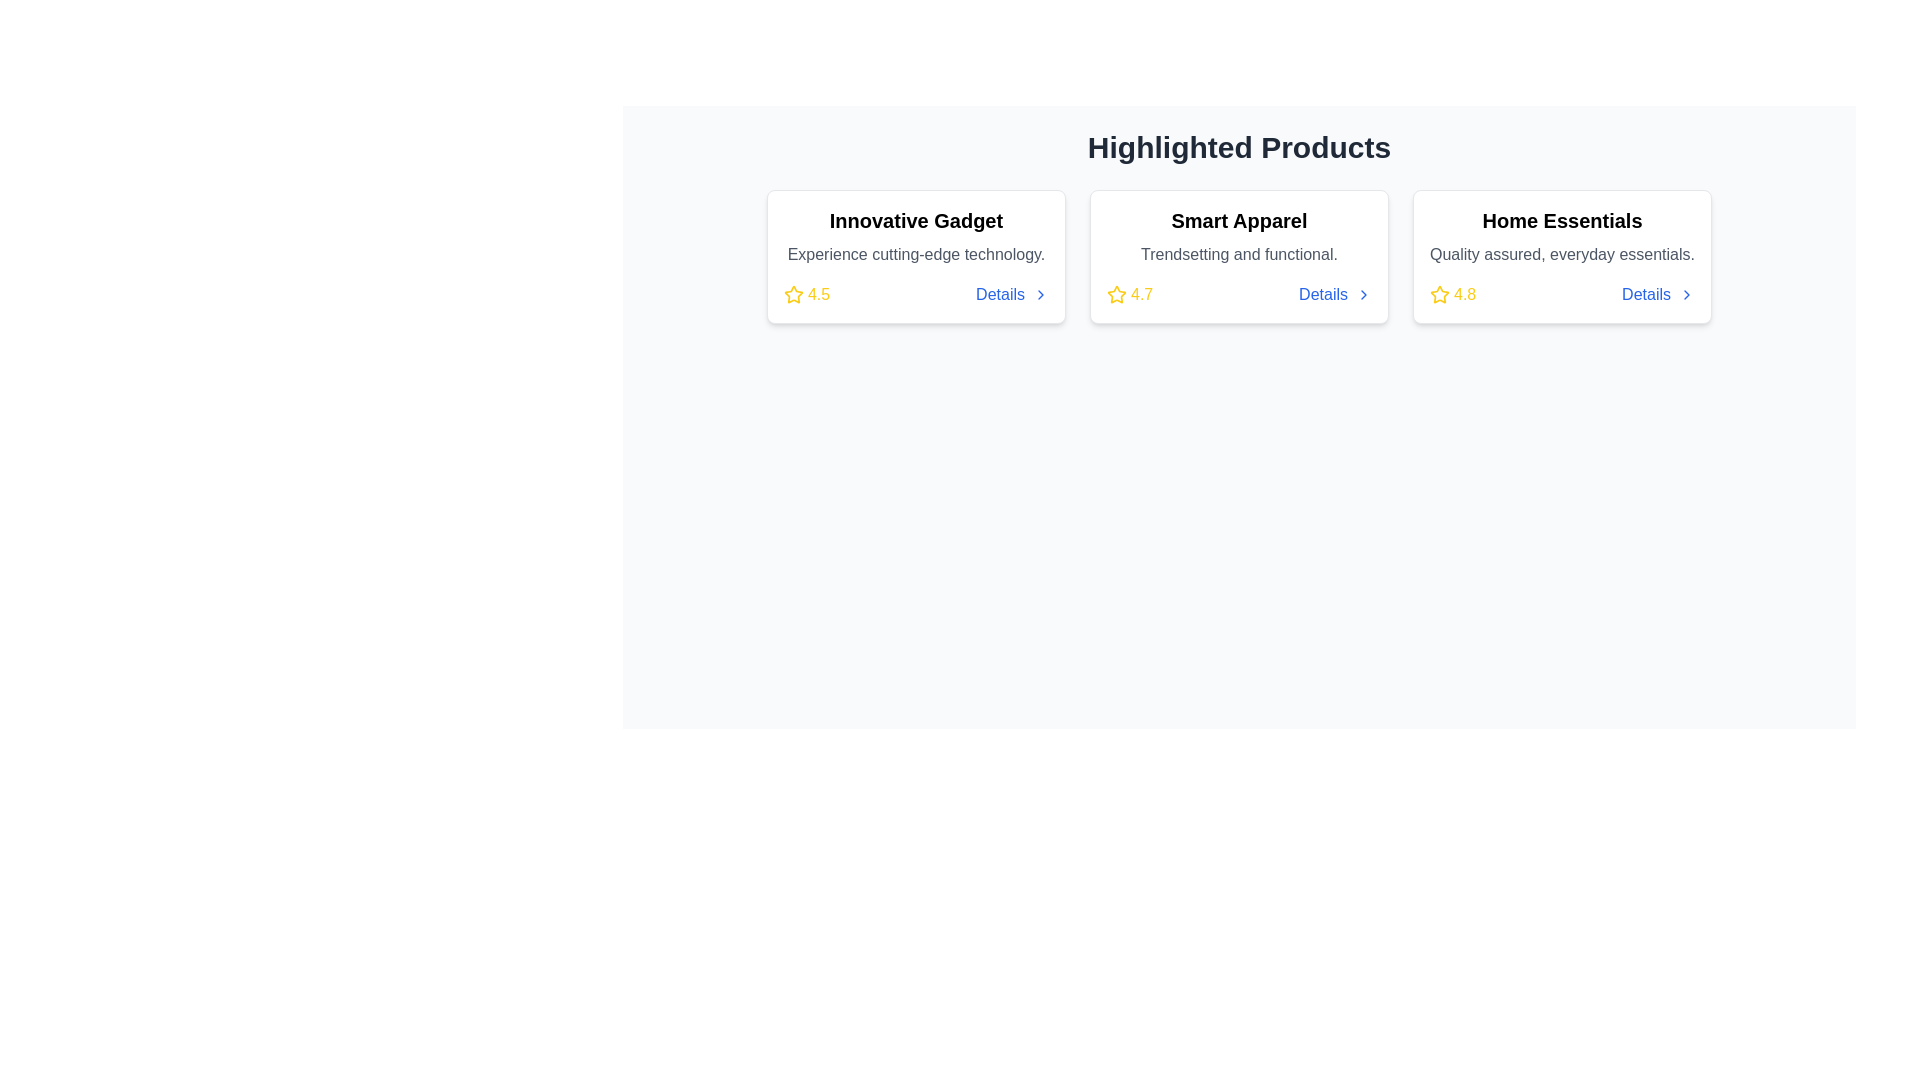  I want to click on the star icon representing ratings, which is located to the left of the numeric rating '4.8' in the 'Home Essentials' product card, so click(1440, 294).